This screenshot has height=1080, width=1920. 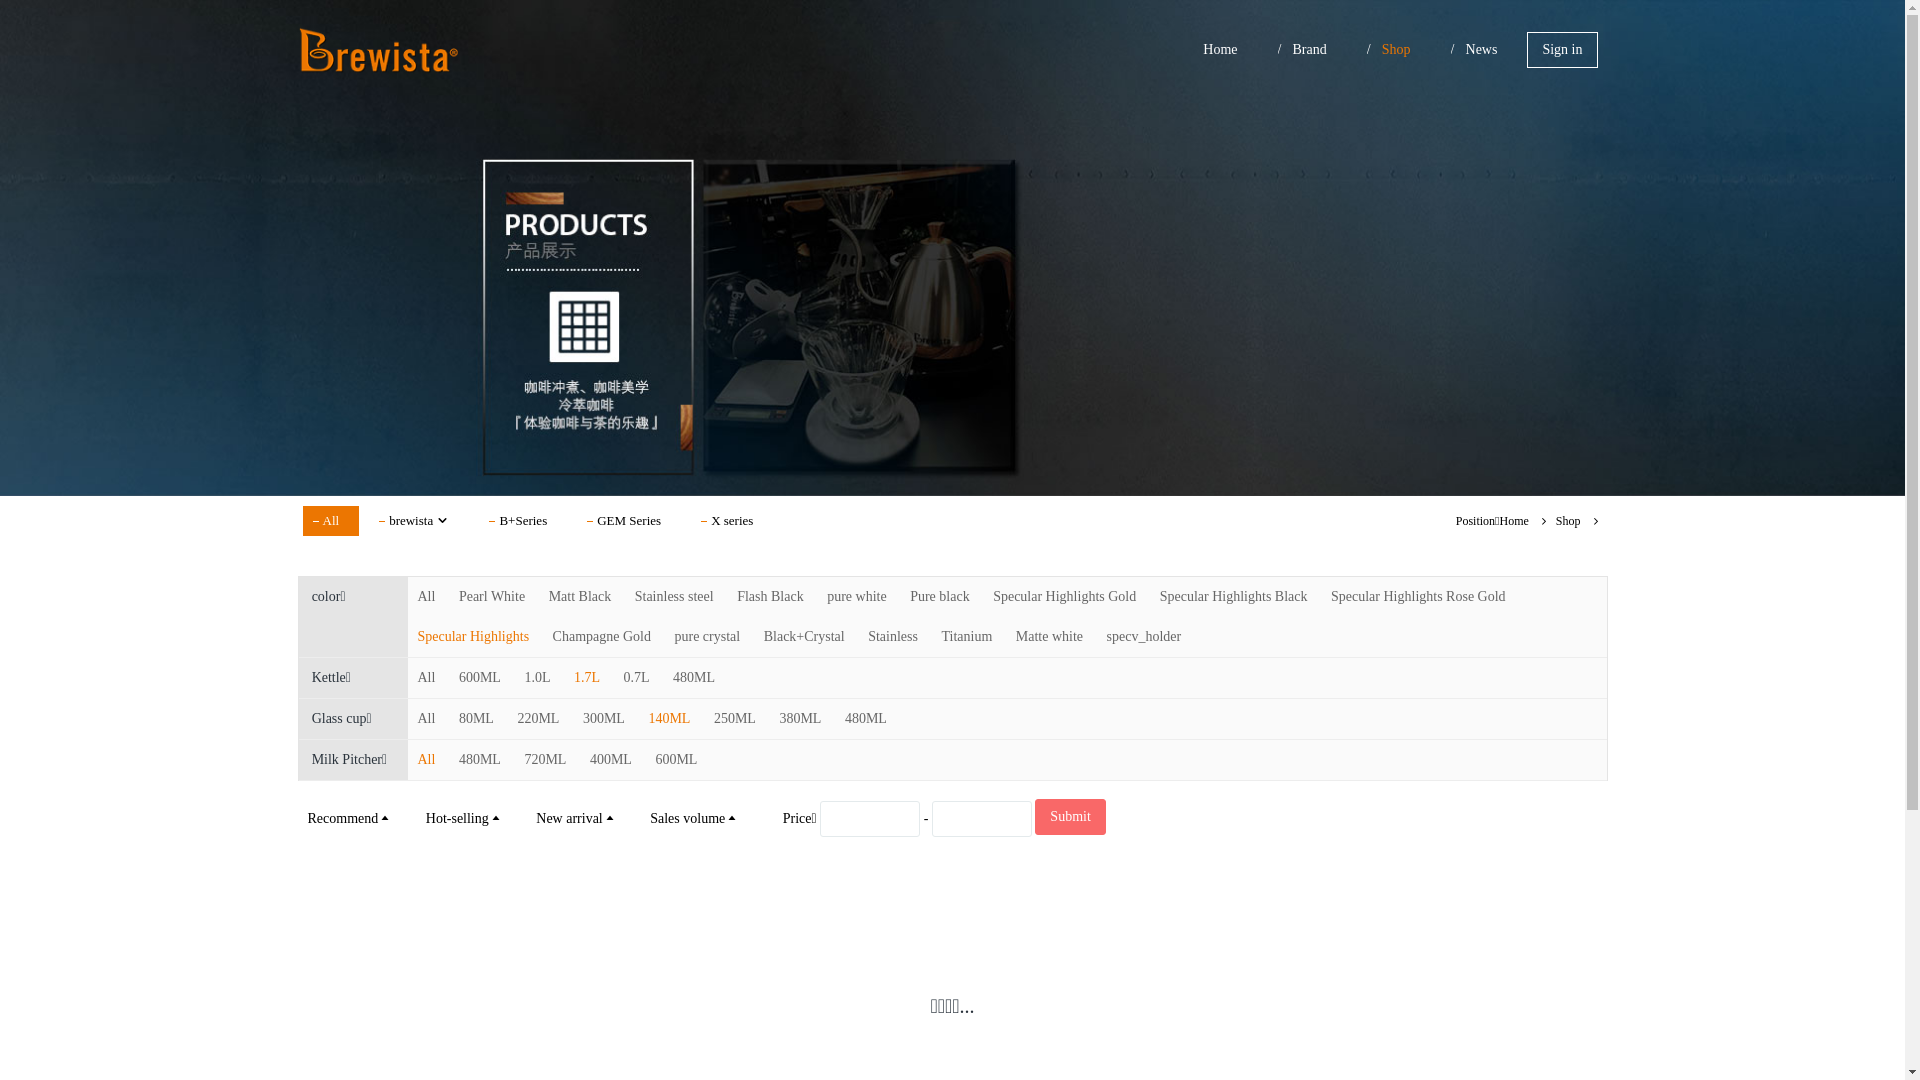 What do you see at coordinates (600, 636) in the screenshot?
I see `'Champagne Gold'` at bounding box center [600, 636].